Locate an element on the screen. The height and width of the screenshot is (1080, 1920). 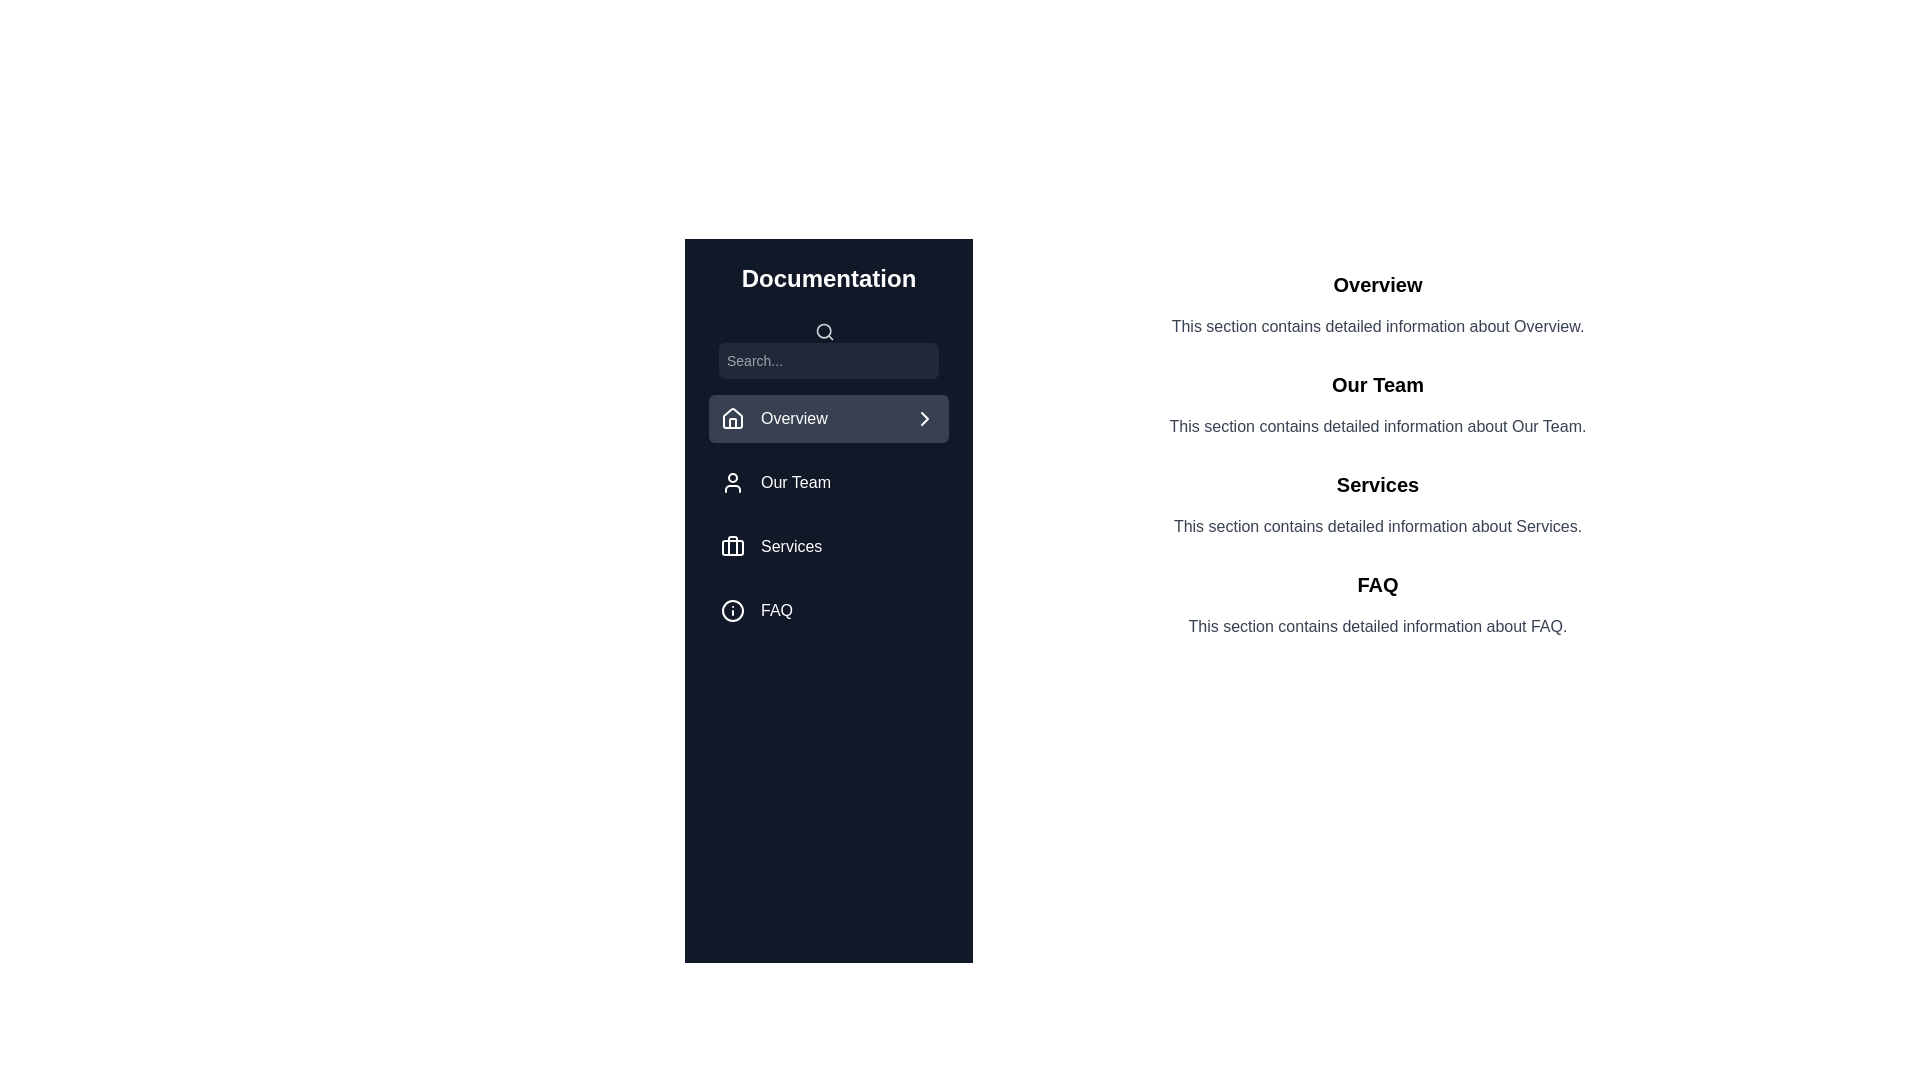
text displayed on the 'Services' label located in the left vertical navigation bar, positioned to the right of the graphical icon is located at coordinates (790, 547).